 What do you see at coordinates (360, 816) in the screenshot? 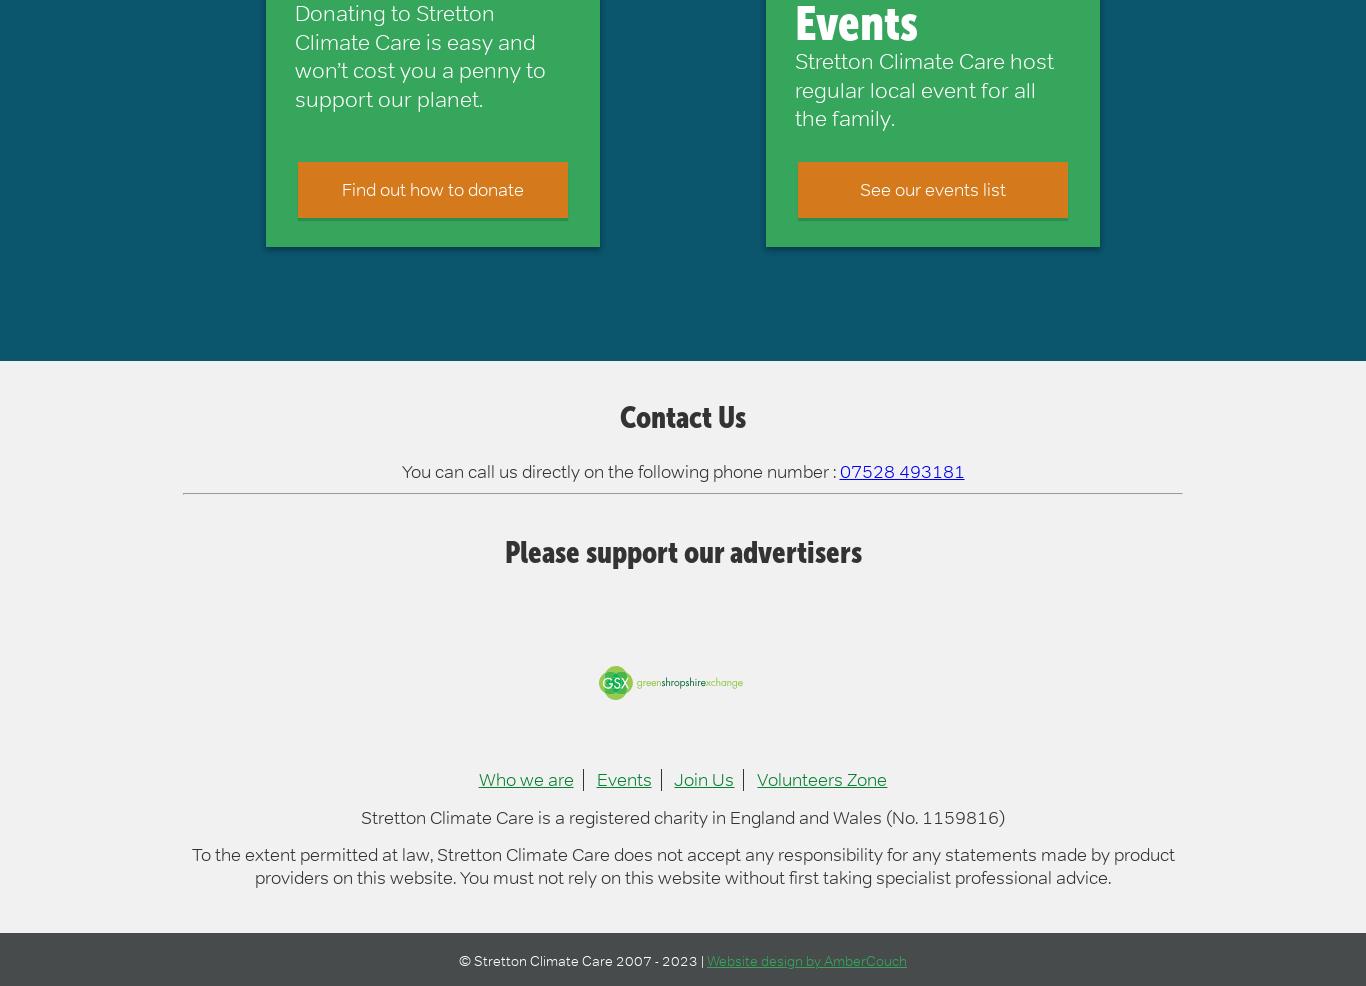
I see `'Stretton Climate Care is a registered charity in England and Wales (No. 1159816)'` at bounding box center [360, 816].